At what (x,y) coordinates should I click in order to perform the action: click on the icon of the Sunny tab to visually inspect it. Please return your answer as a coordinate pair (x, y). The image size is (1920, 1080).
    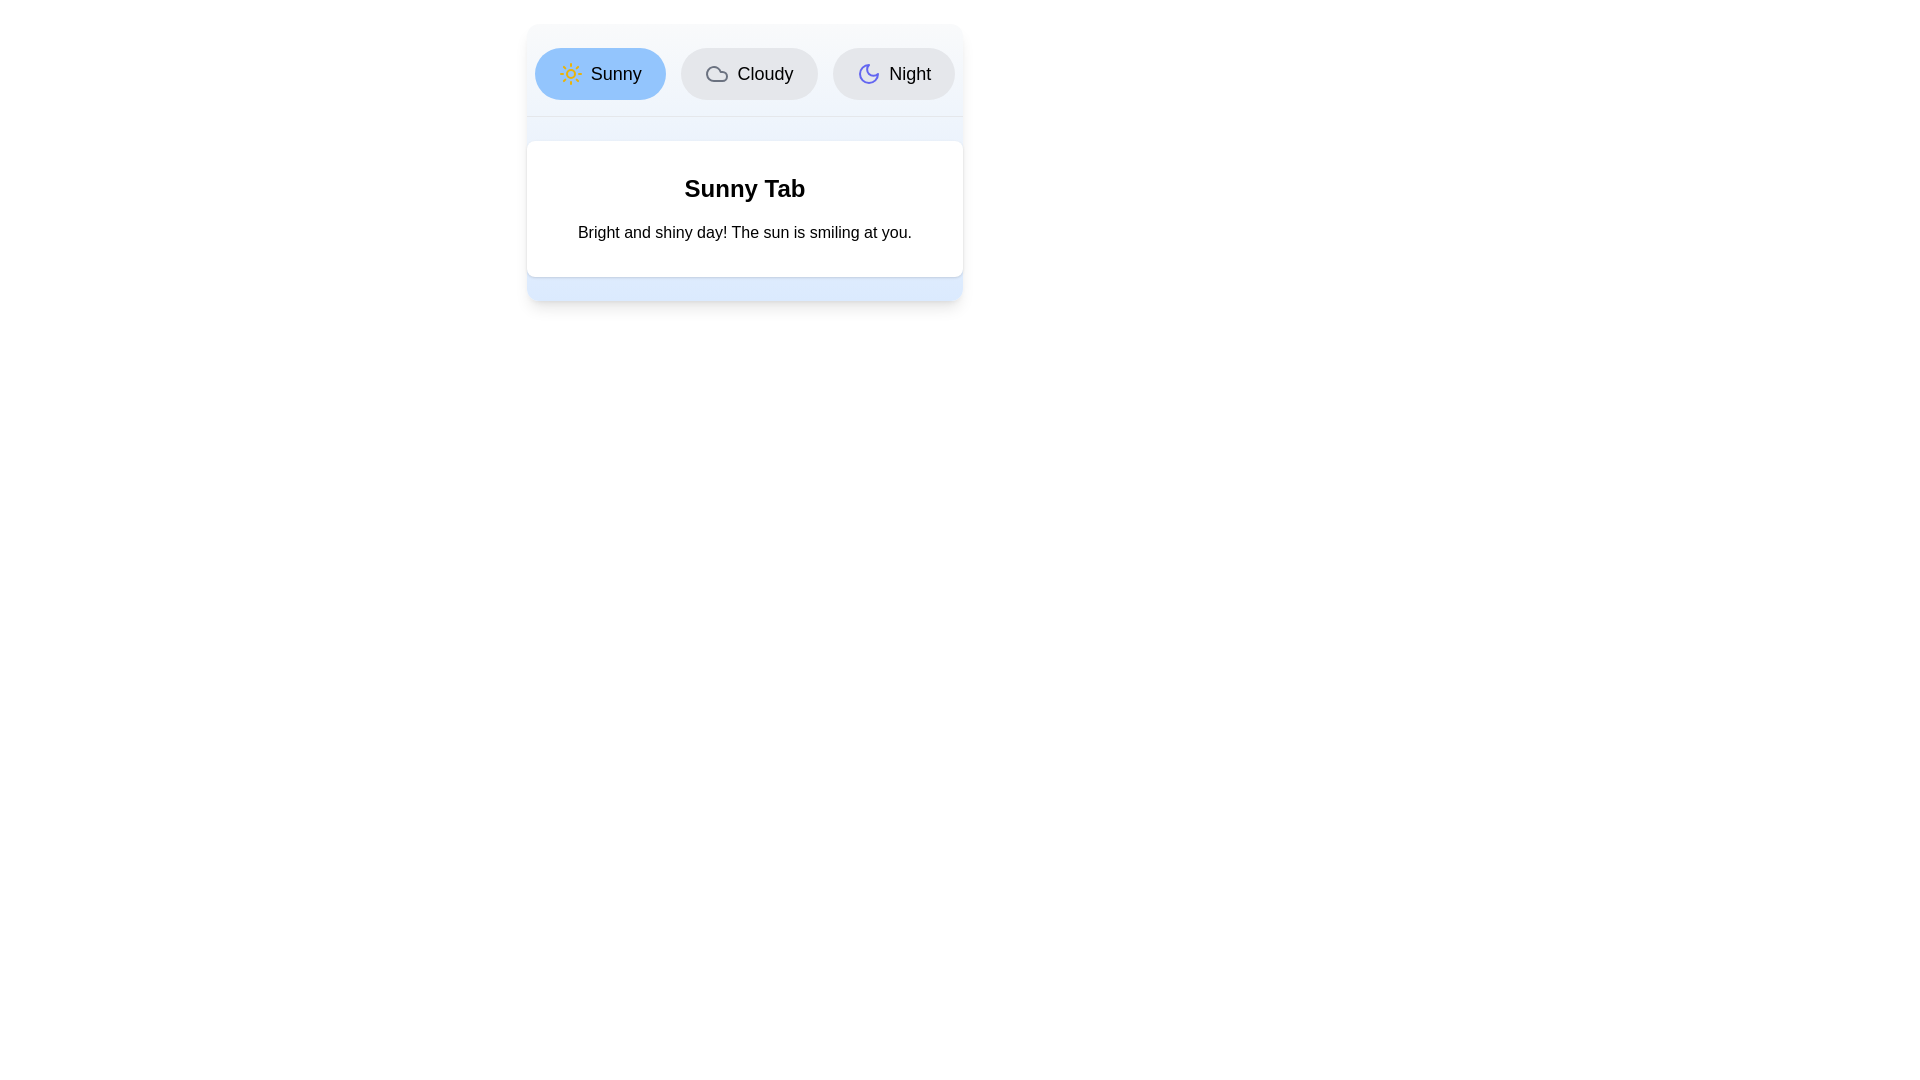
    Looking at the image, I should click on (569, 72).